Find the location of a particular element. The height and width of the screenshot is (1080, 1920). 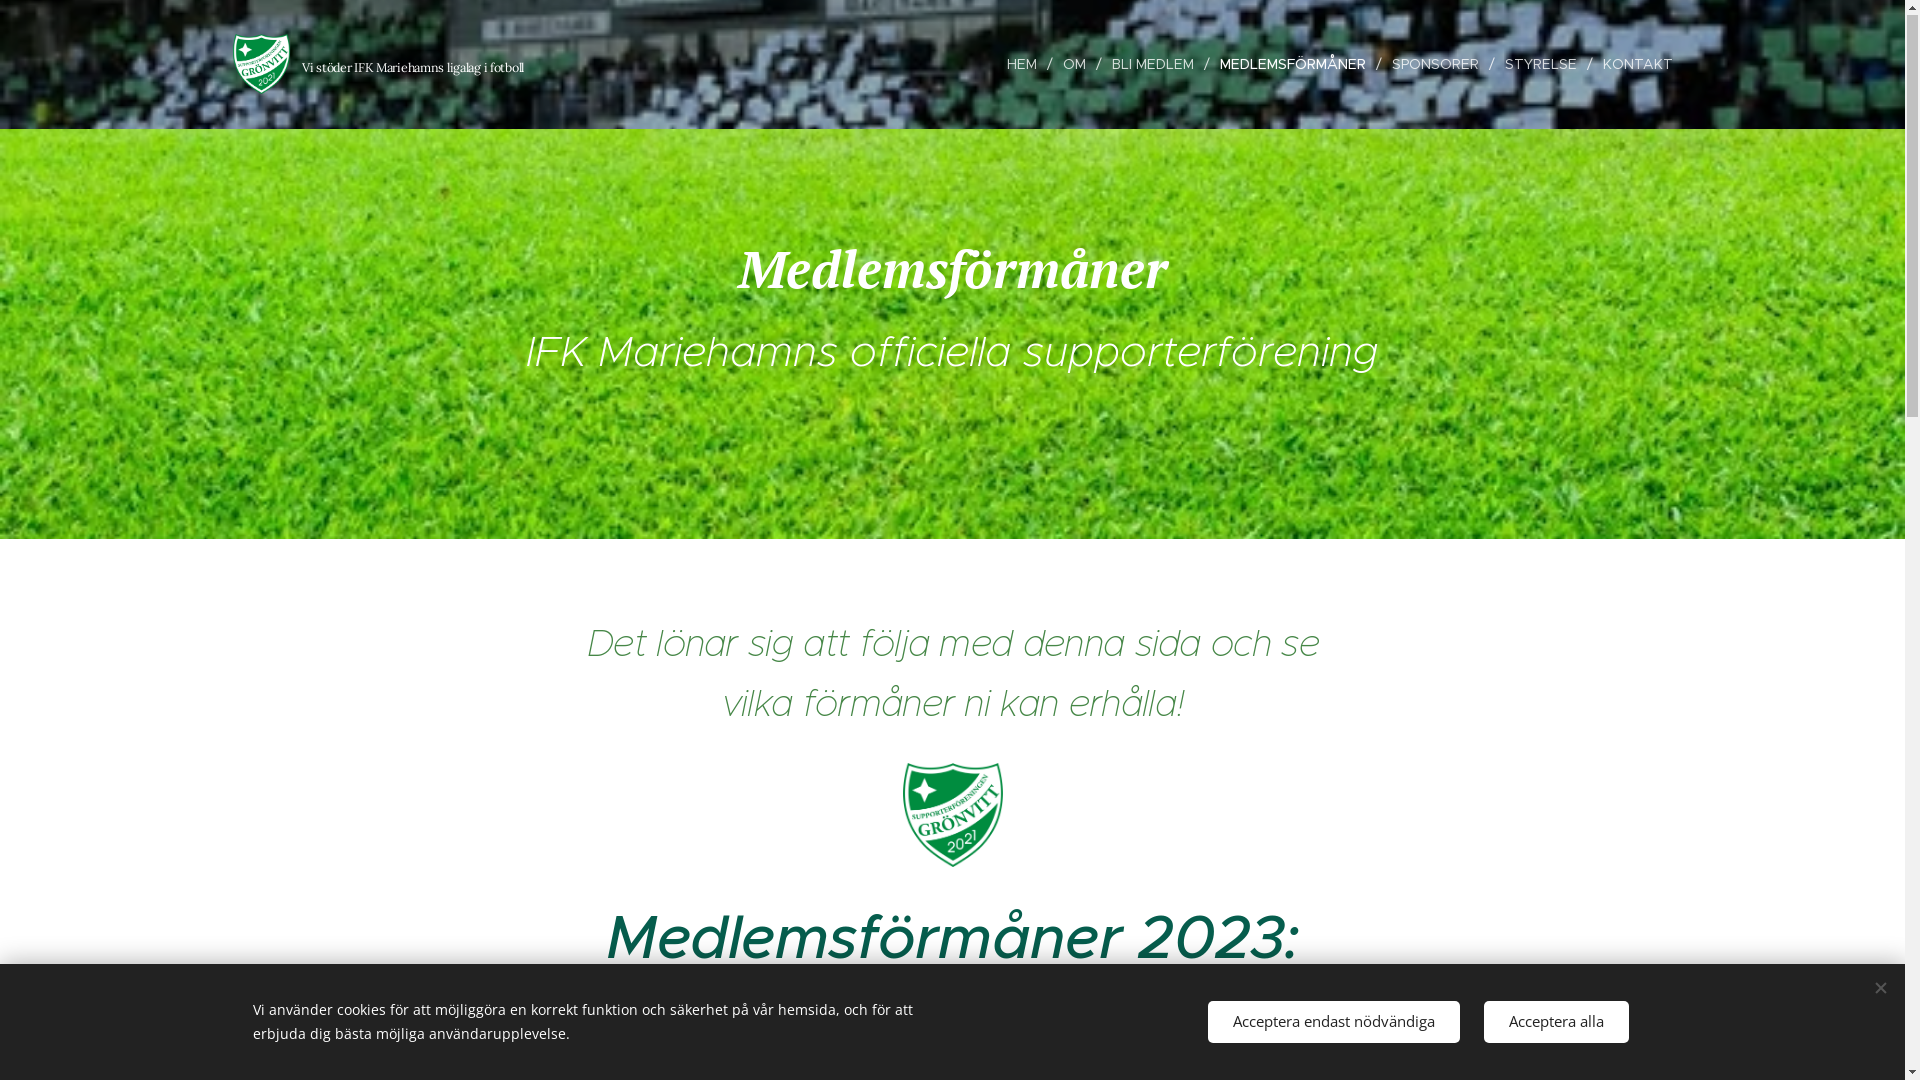

'OM' is located at coordinates (1075, 64).